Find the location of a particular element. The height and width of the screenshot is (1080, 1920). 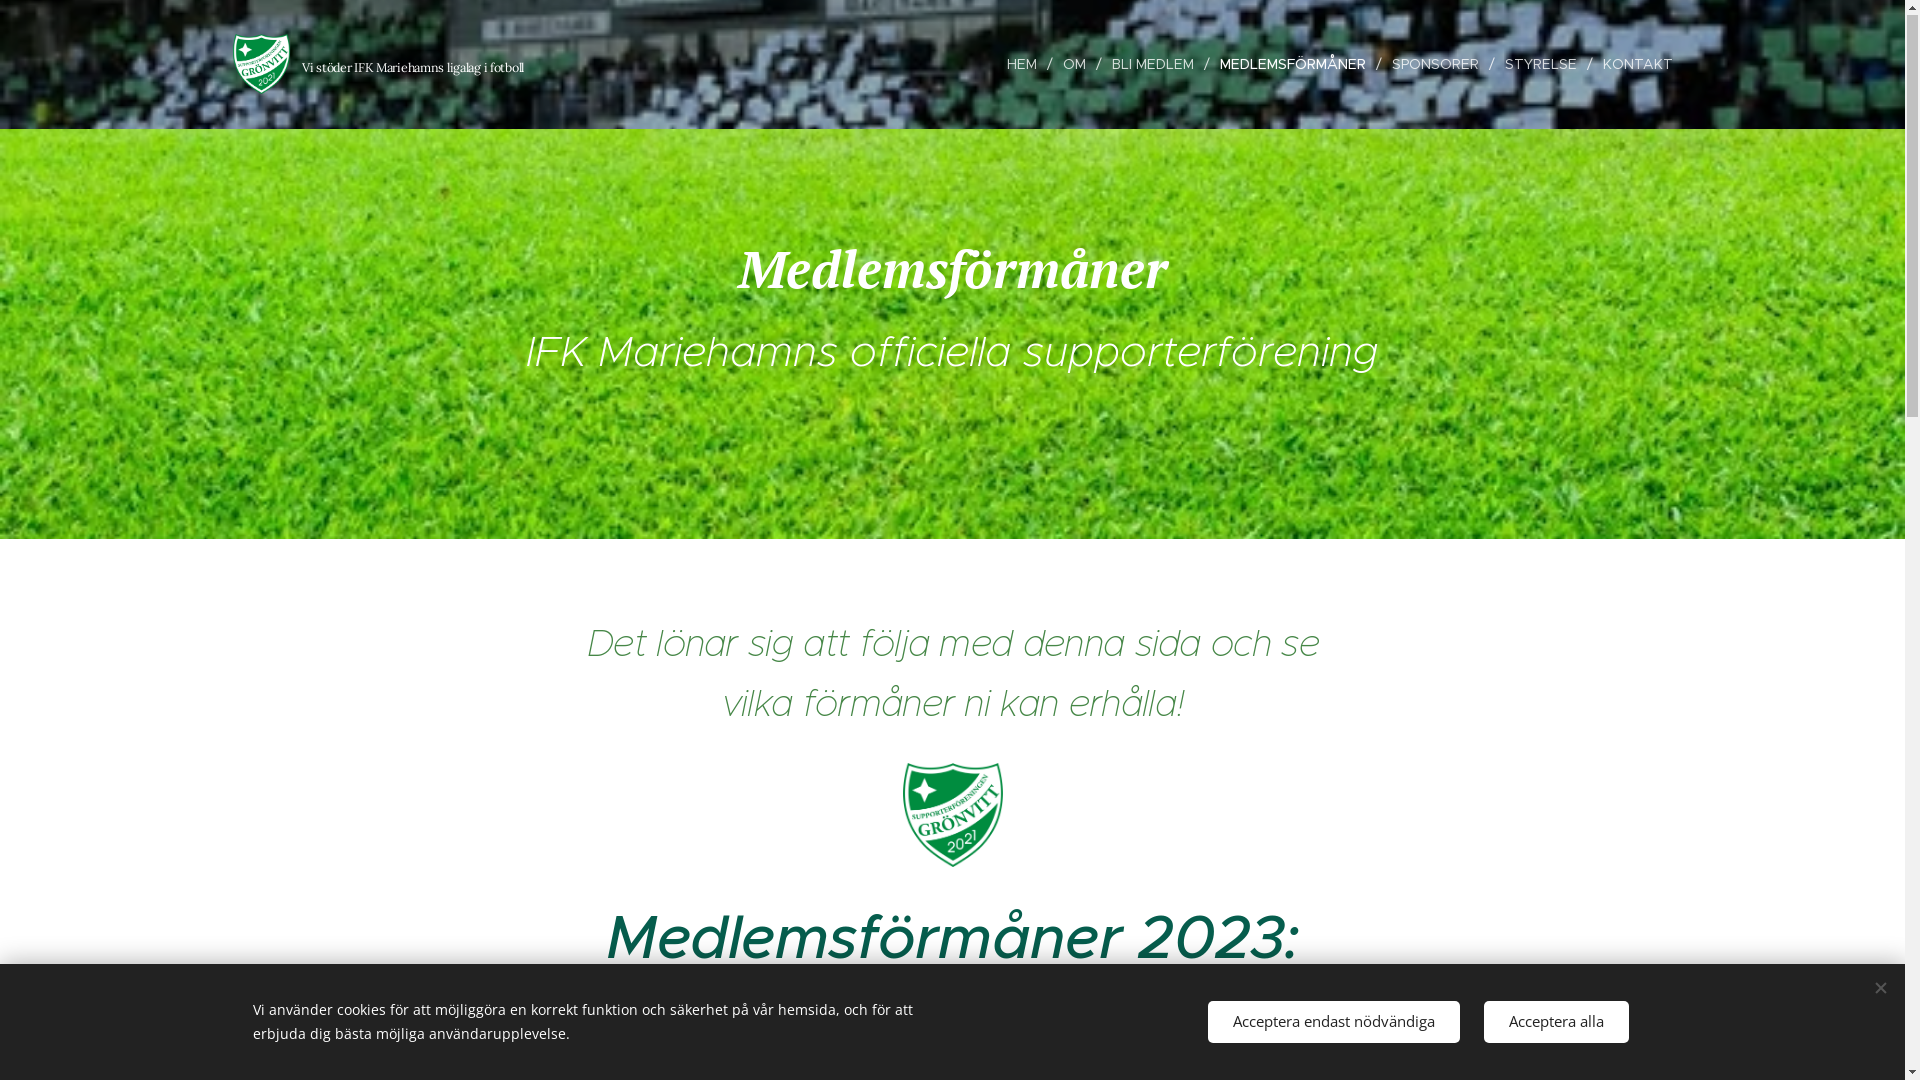

'OM' is located at coordinates (1075, 64).